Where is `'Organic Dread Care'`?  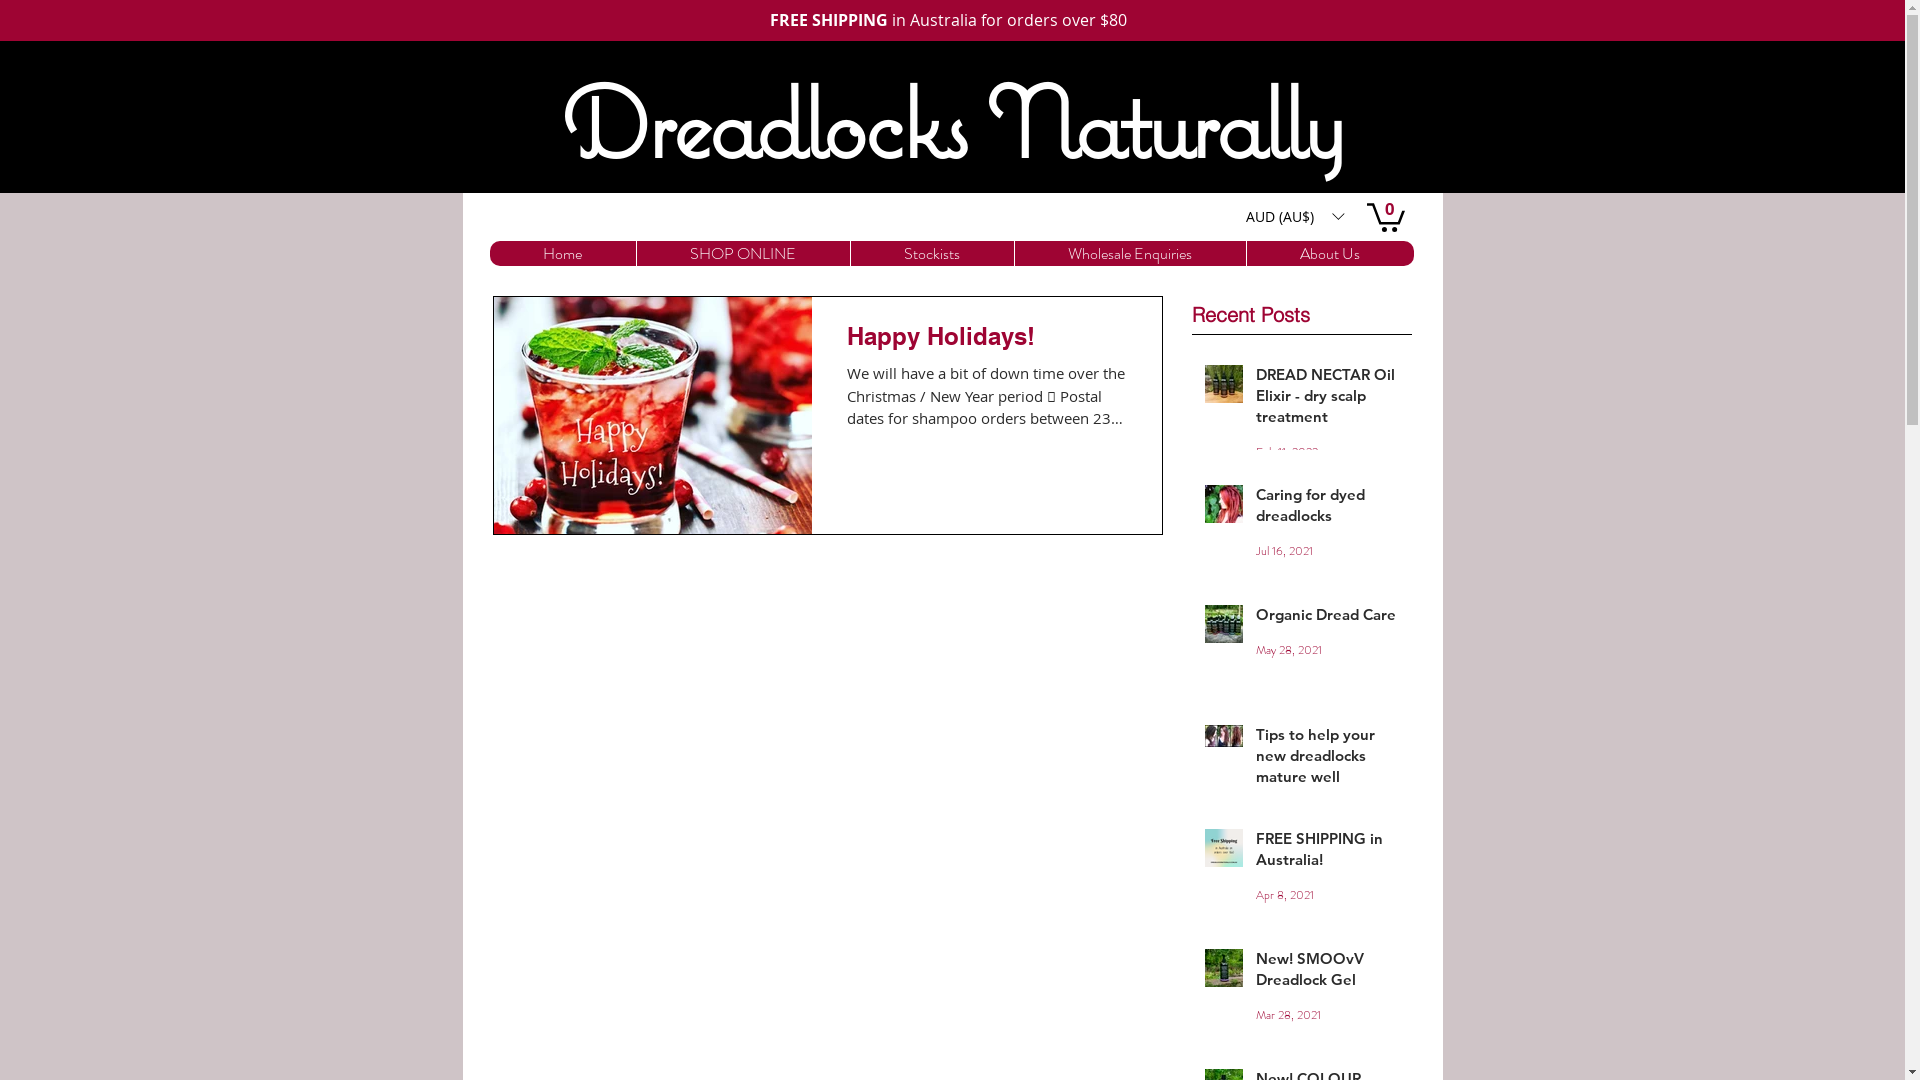 'Organic Dread Care' is located at coordinates (1328, 617).